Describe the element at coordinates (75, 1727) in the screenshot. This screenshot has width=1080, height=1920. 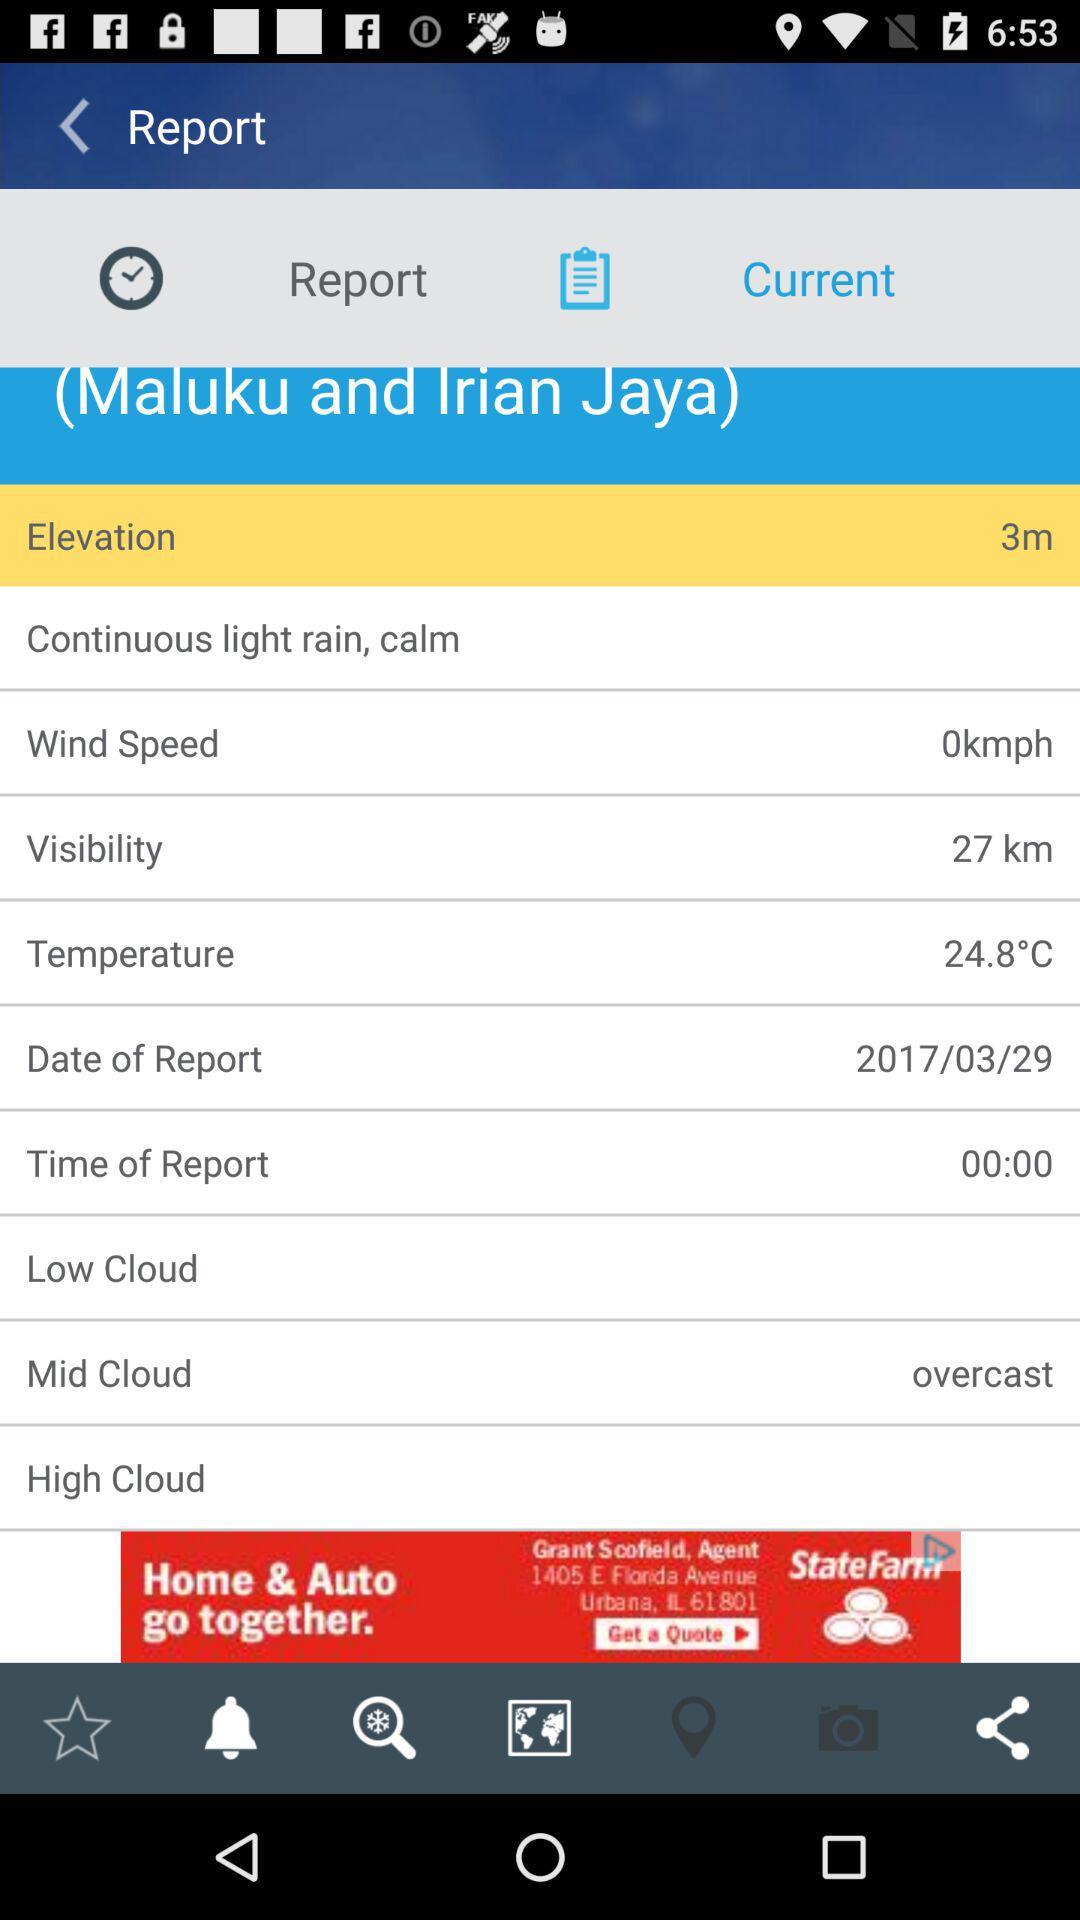
I see `mark as favorite` at that location.